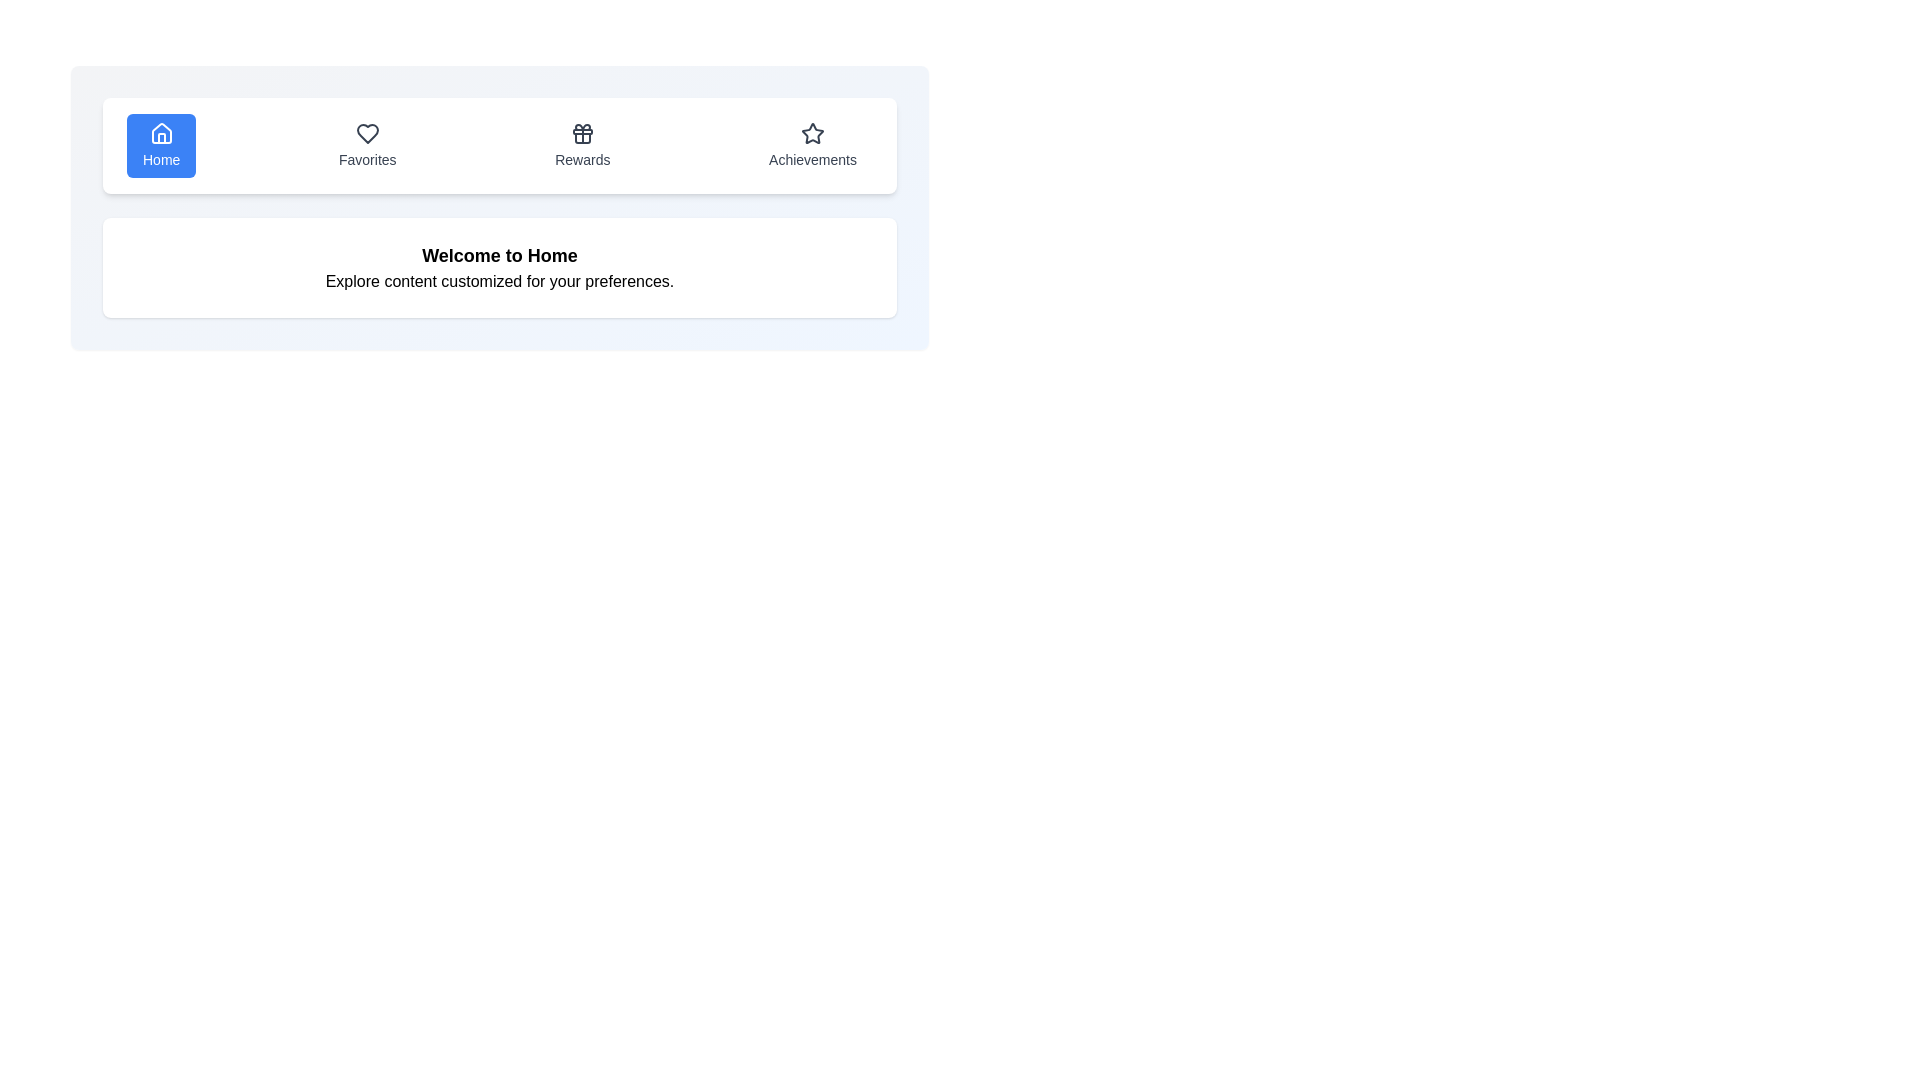  I want to click on the heart icon in the navigation bar, so click(367, 134).